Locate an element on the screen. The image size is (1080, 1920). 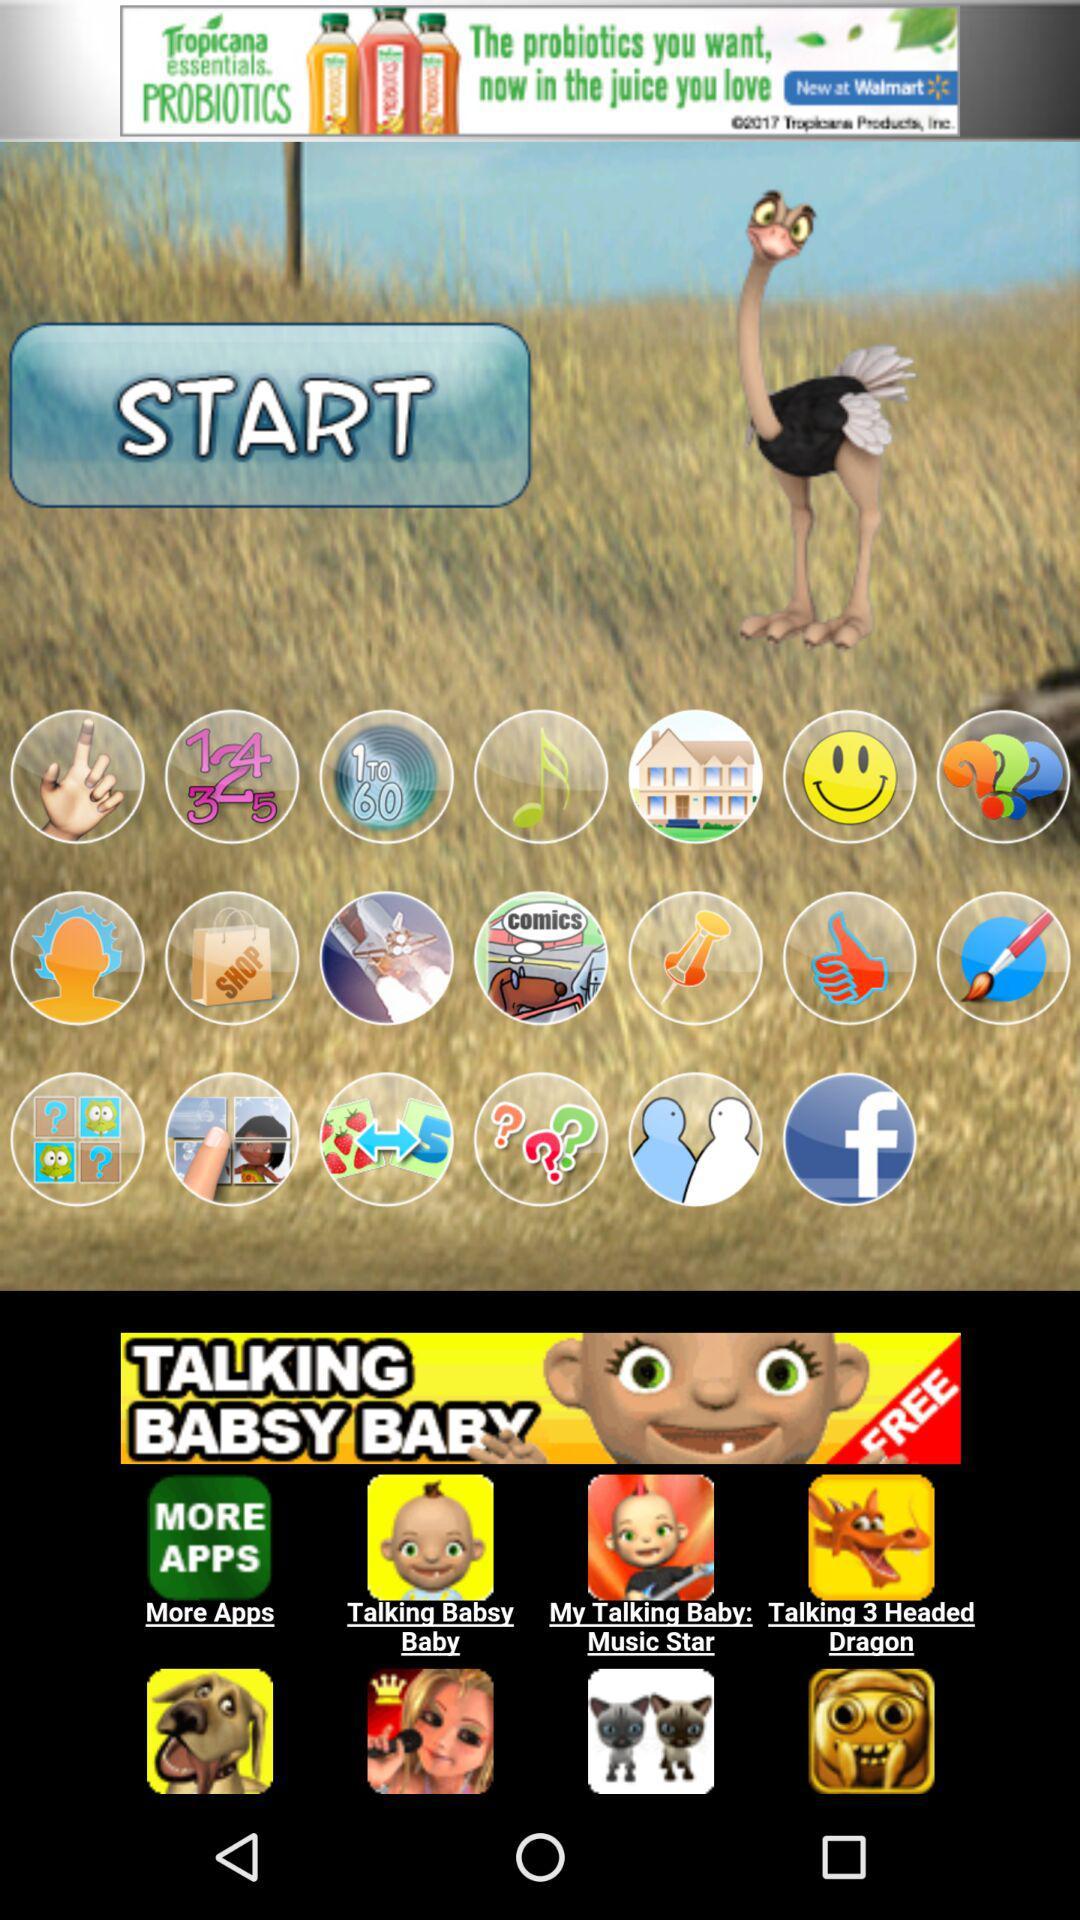
music button is located at coordinates (540, 776).